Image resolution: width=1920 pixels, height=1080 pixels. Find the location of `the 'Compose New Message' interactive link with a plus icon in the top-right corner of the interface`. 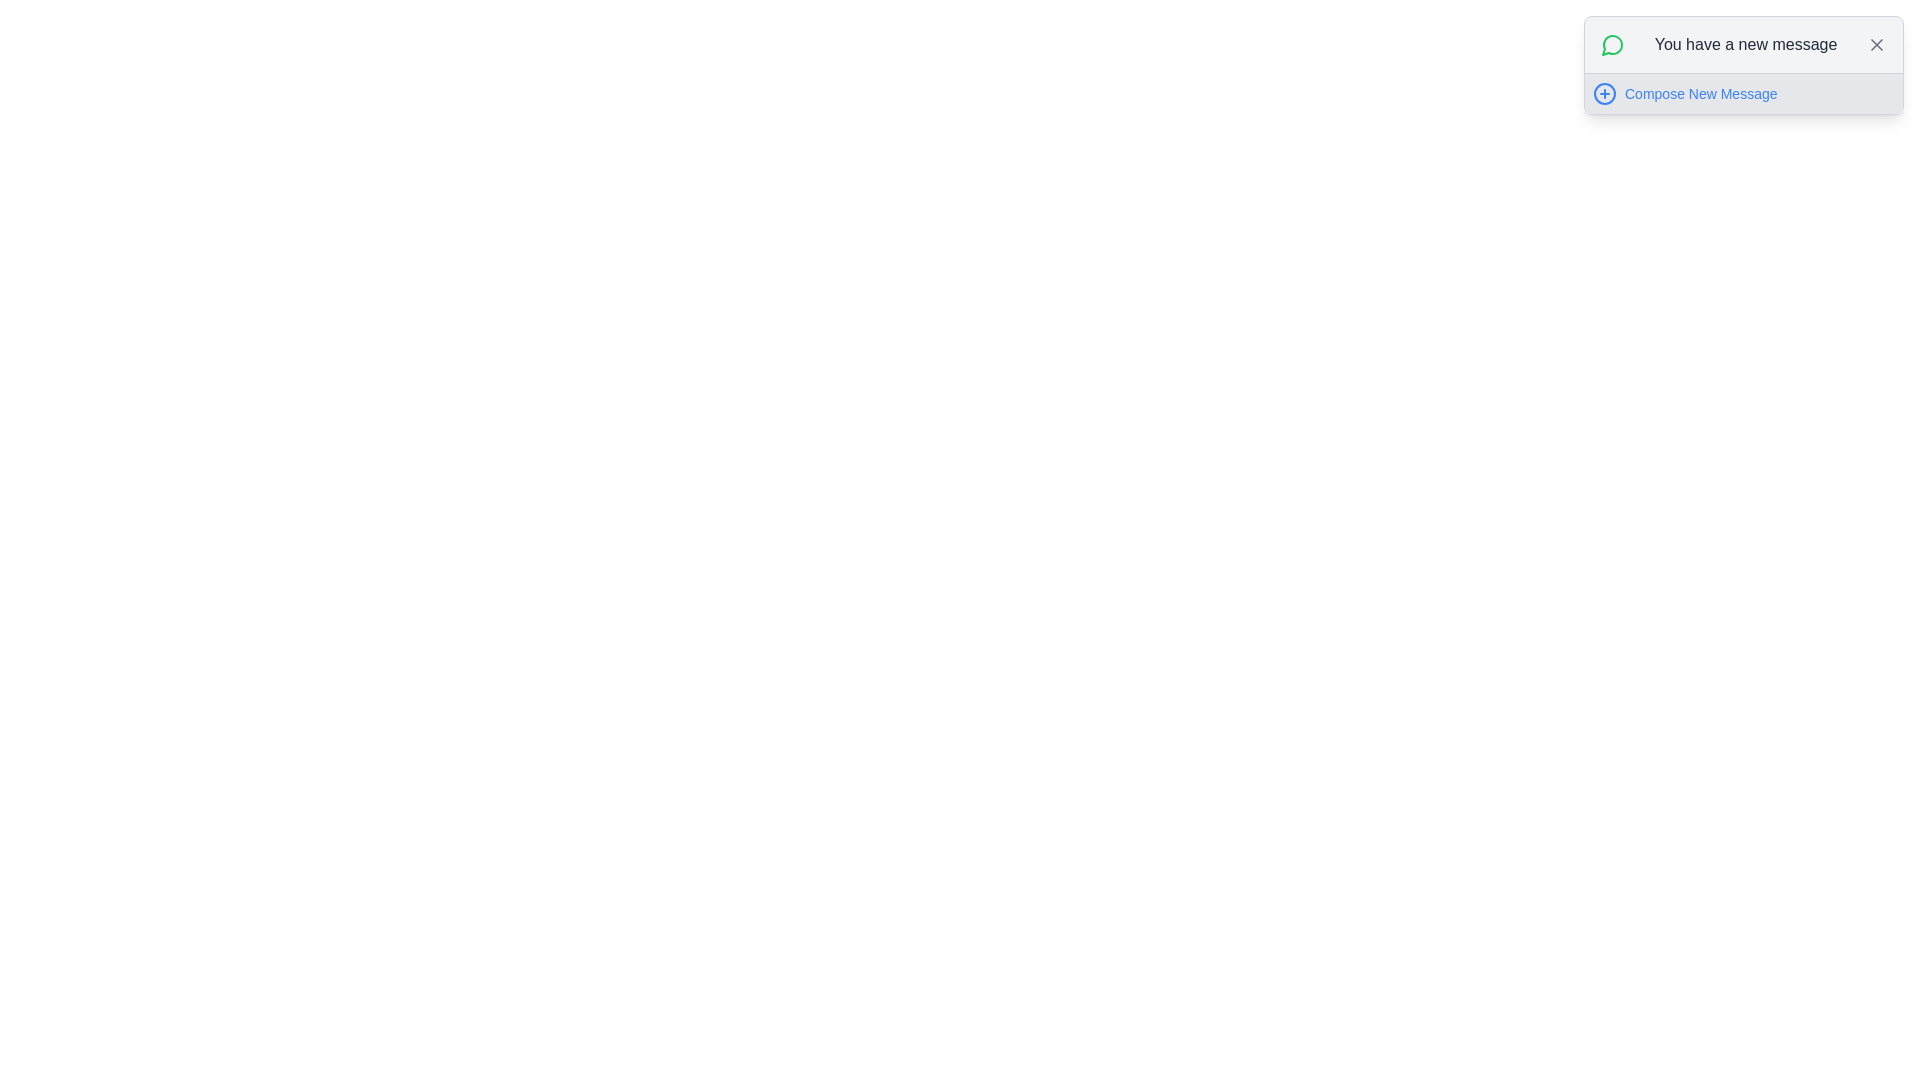

the 'Compose New Message' interactive link with a plus icon in the top-right corner of the interface is located at coordinates (1742, 92).